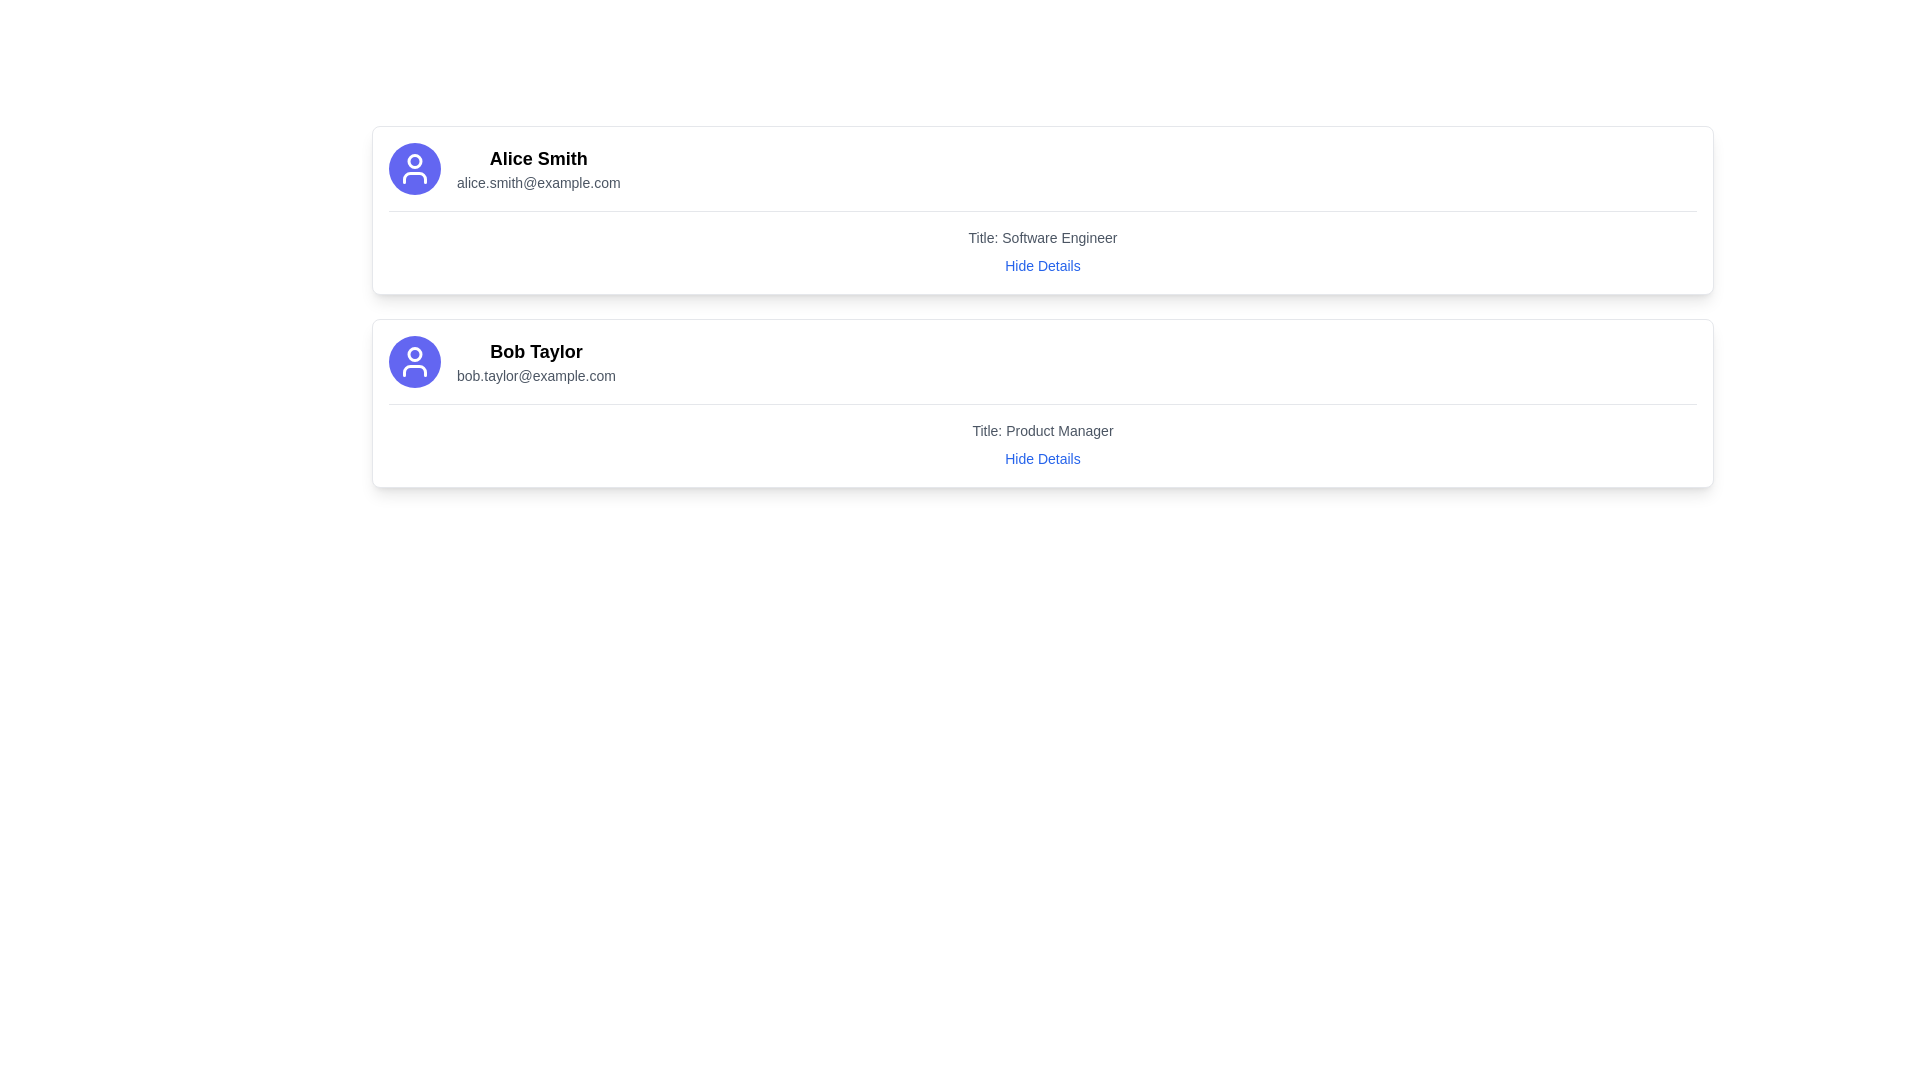 The width and height of the screenshot is (1920, 1080). What do you see at coordinates (1041, 265) in the screenshot?
I see `the hyperlink located on the right side of the interface, directly below the text 'Title: Software Engineer'` at bounding box center [1041, 265].